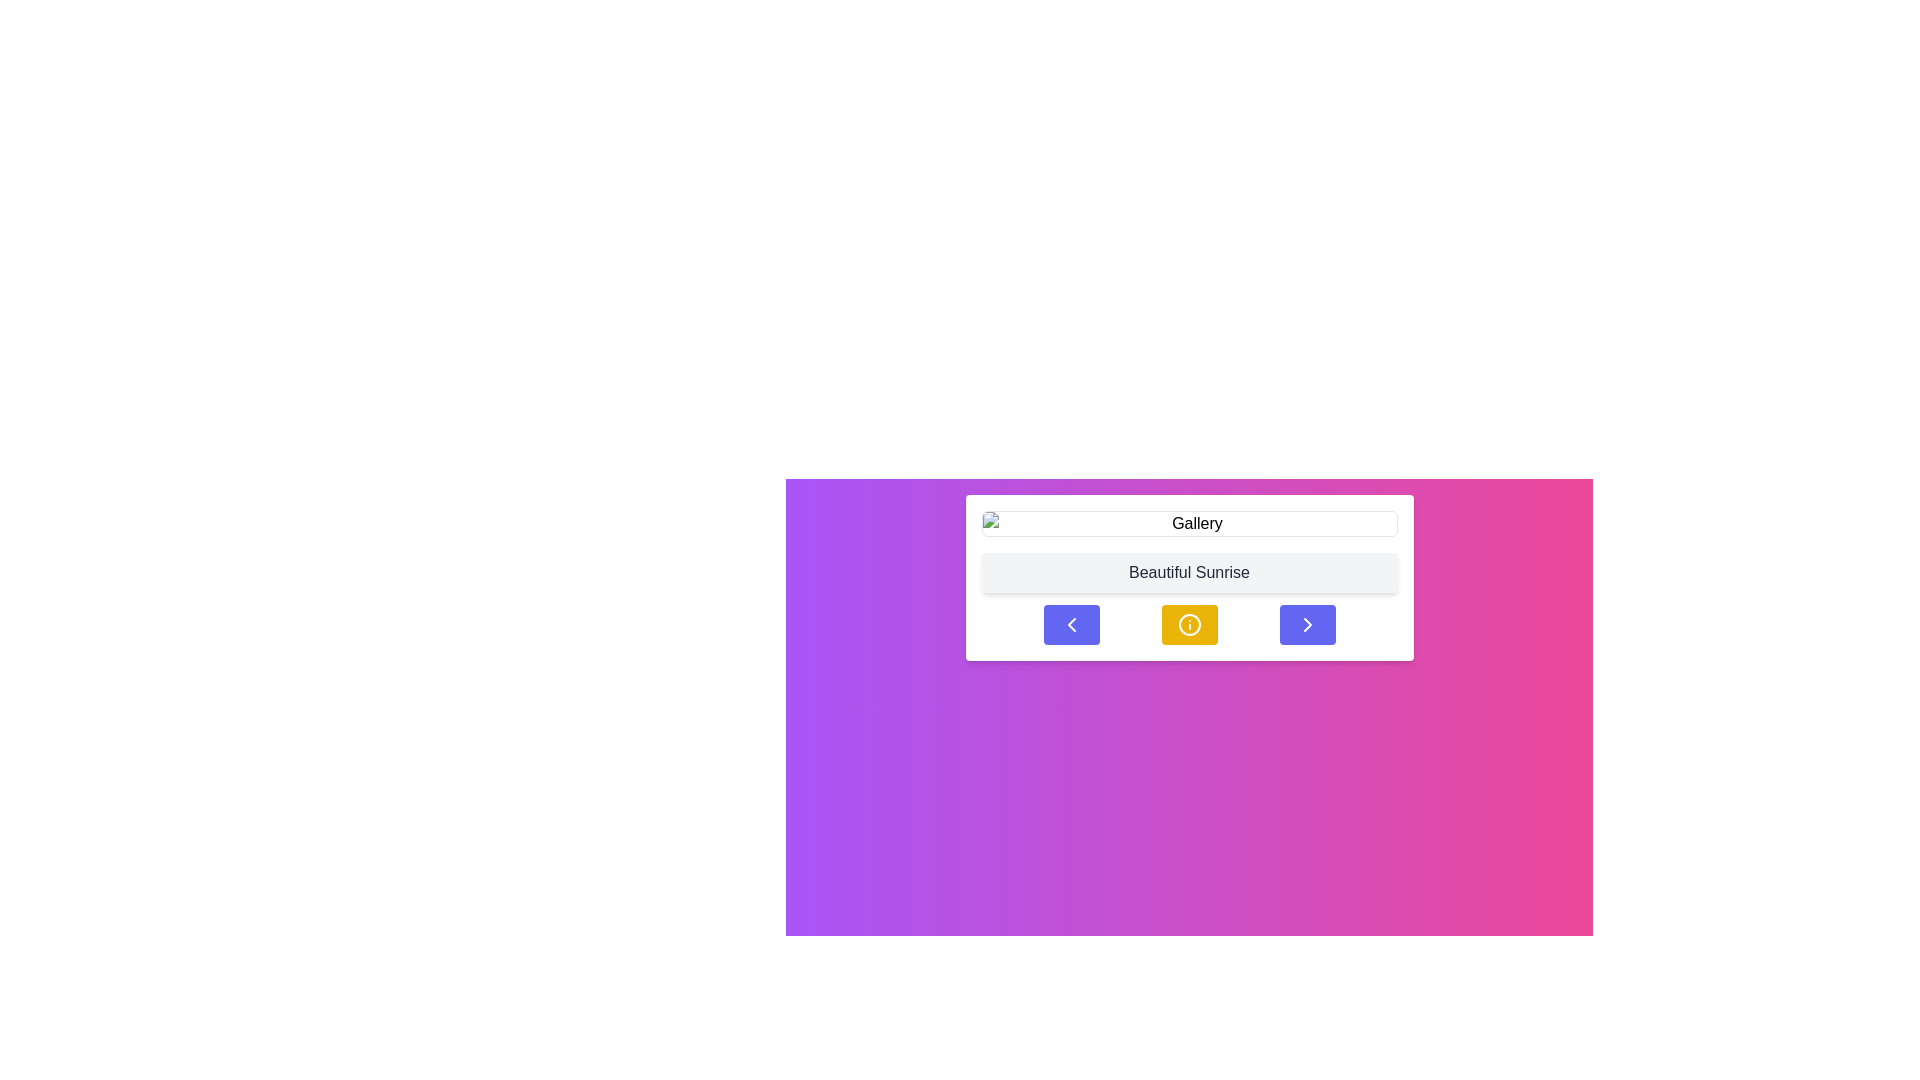  Describe the element at coordinates (1070, 623) in the screenshot. I see `the left-facing chevron icon located at the top-left corner of the interface` at that location.